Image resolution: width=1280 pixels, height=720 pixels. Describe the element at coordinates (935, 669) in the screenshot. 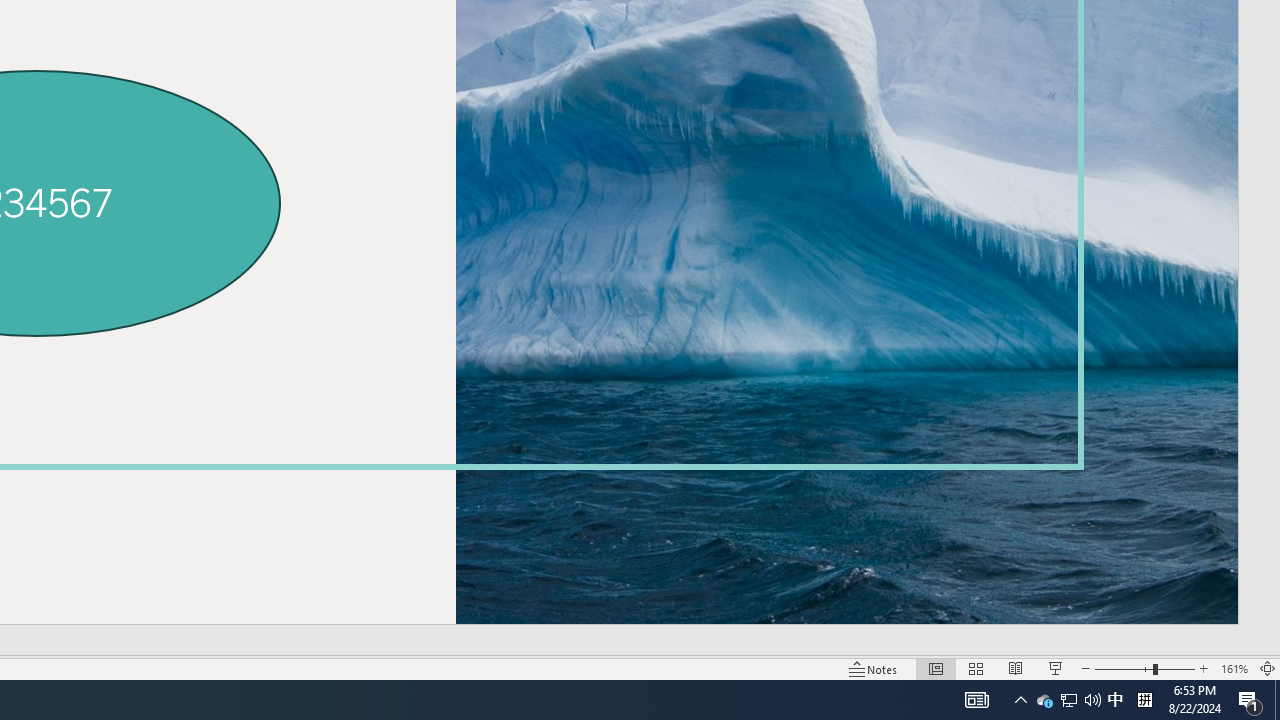

I see `'Normal'` at that location.